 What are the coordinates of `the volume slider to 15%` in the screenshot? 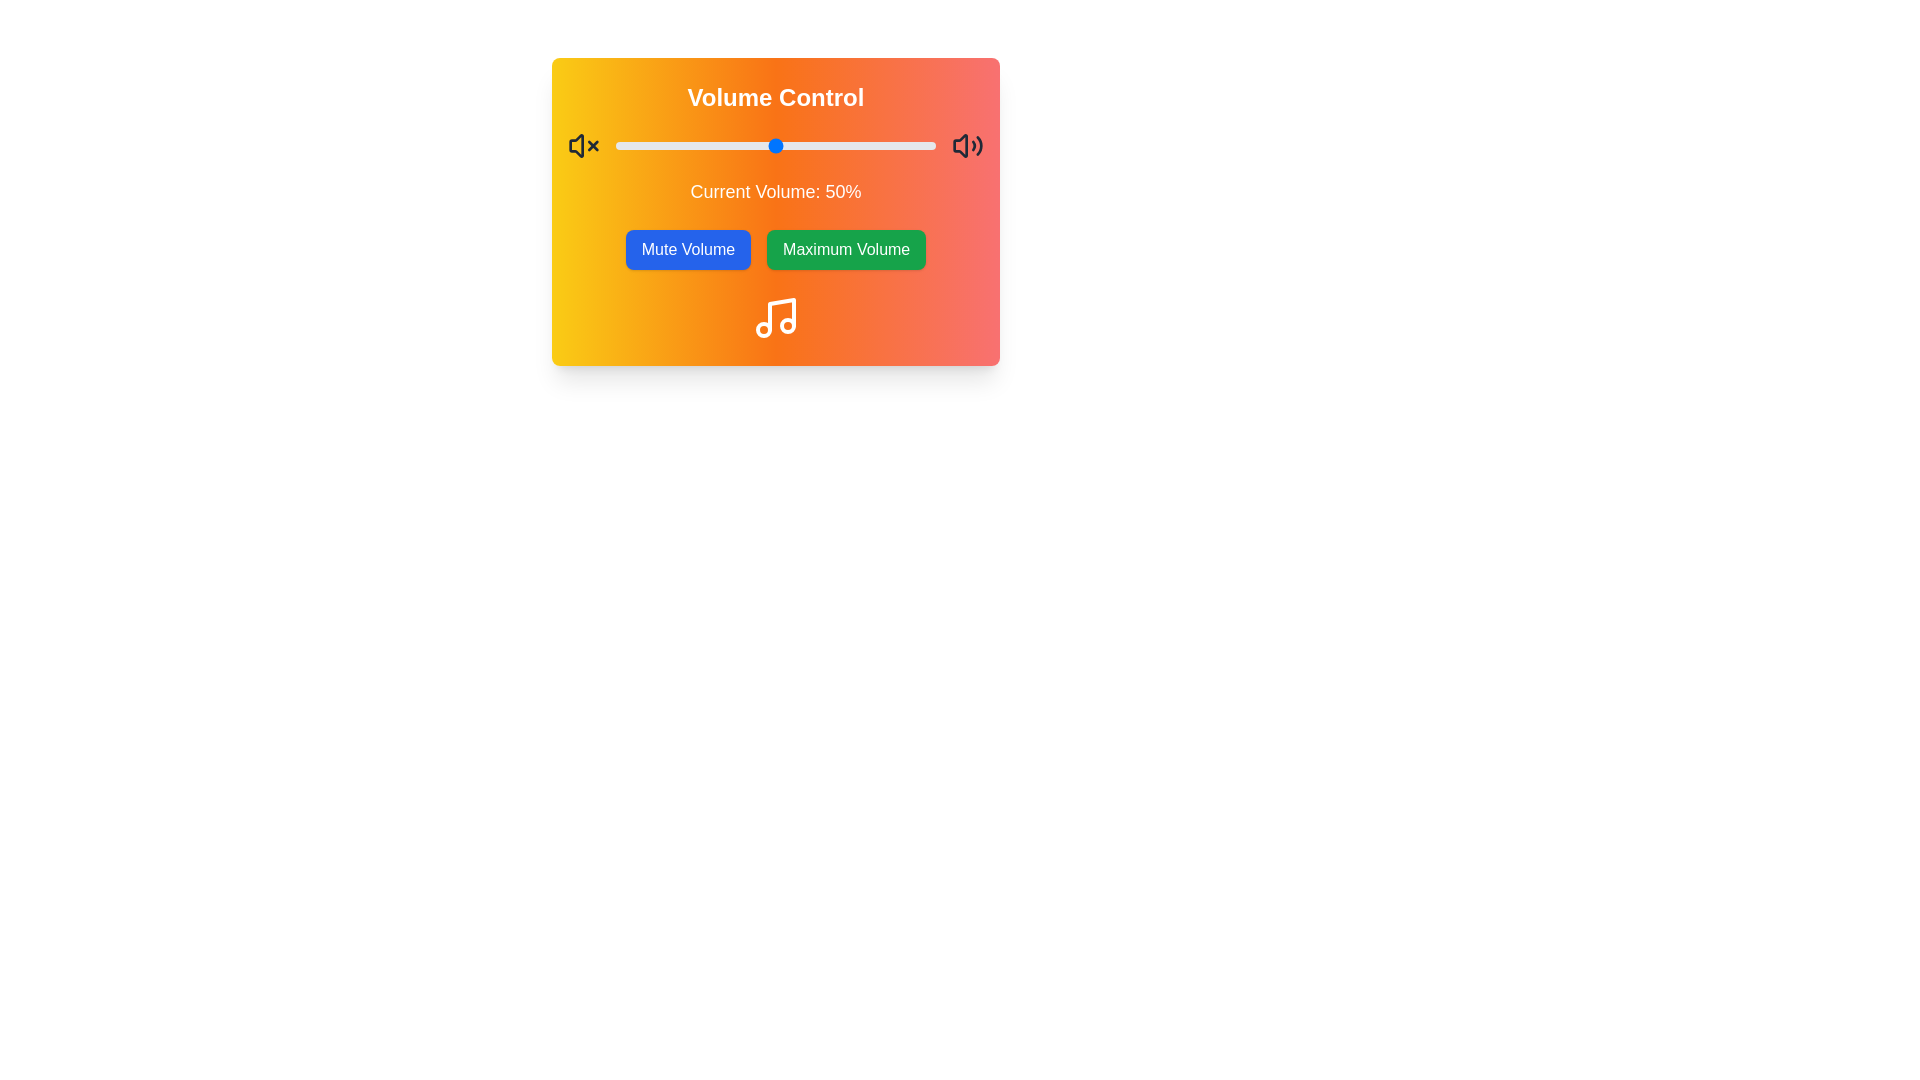 It's located at (663, 145).